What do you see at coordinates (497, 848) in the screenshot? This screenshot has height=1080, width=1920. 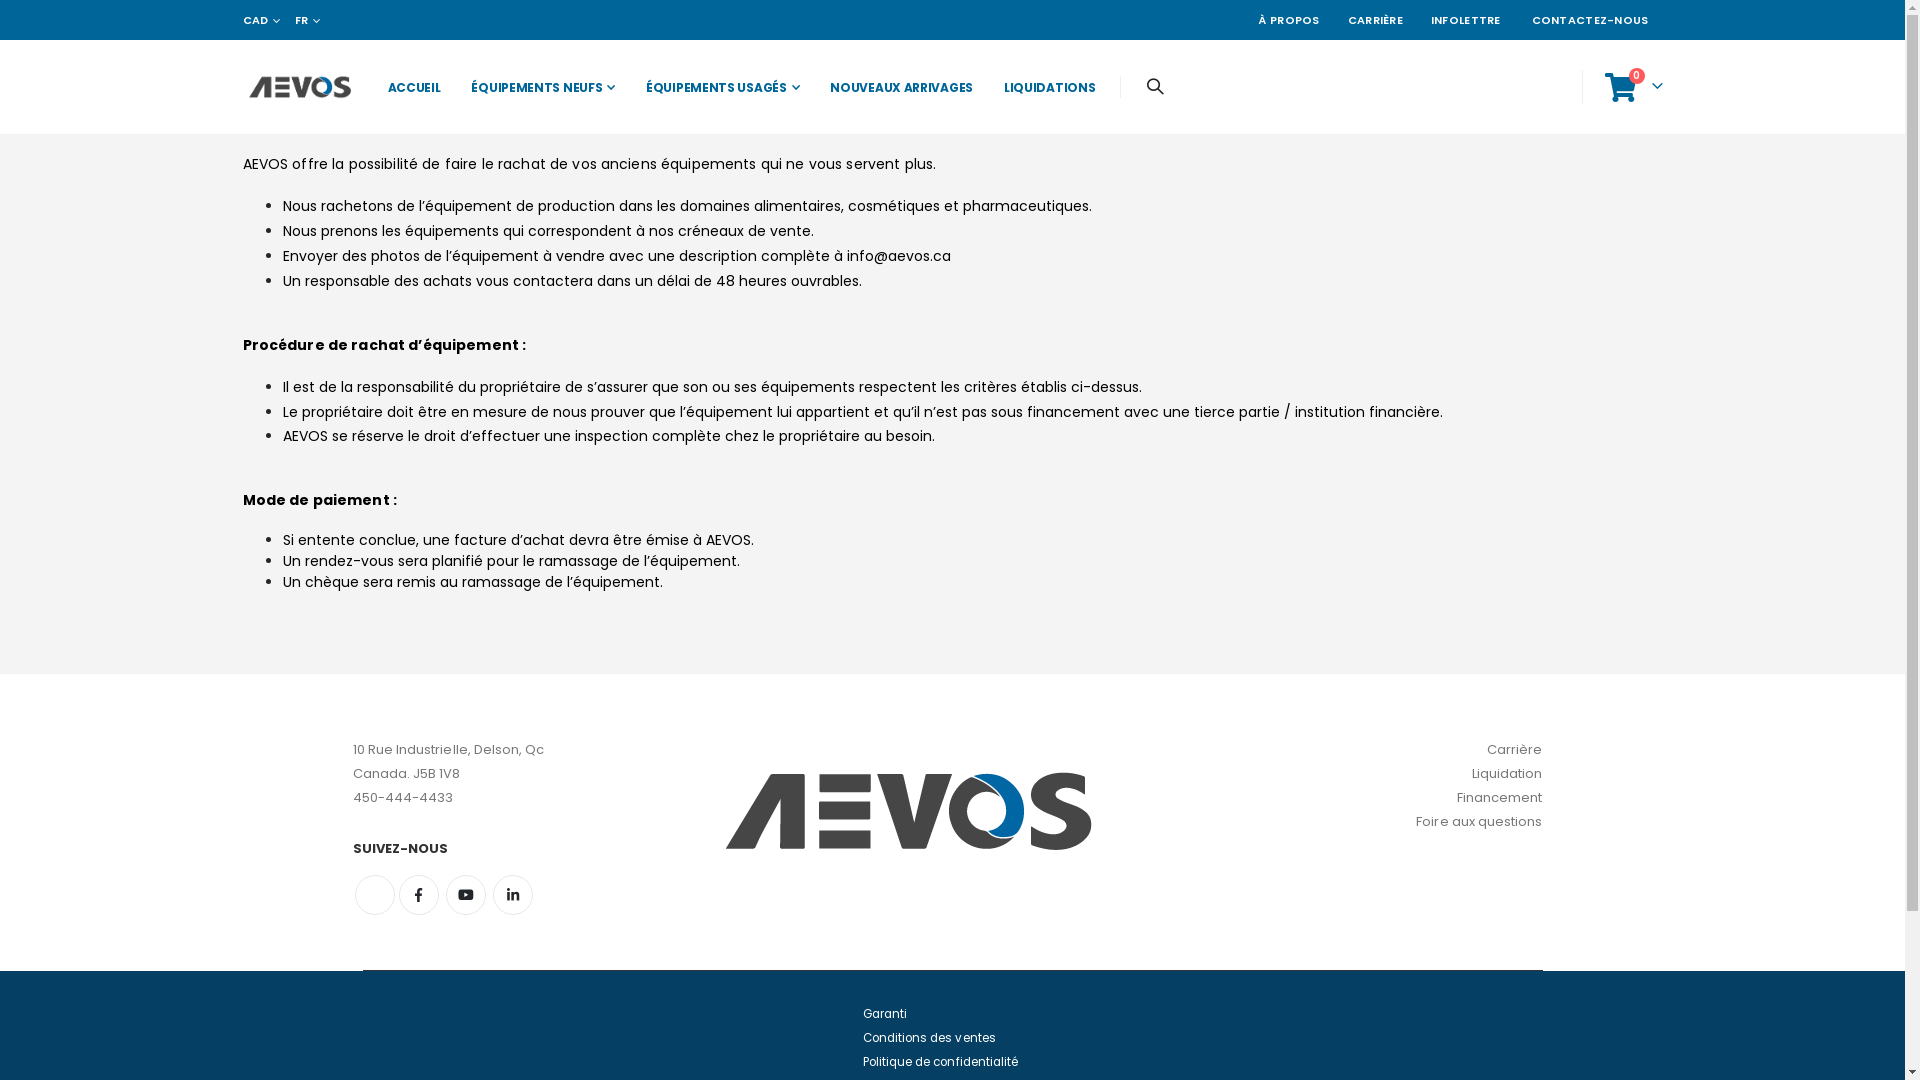 I see `'SUIVEZ-NOUS'` at bounding box center [497, 848].